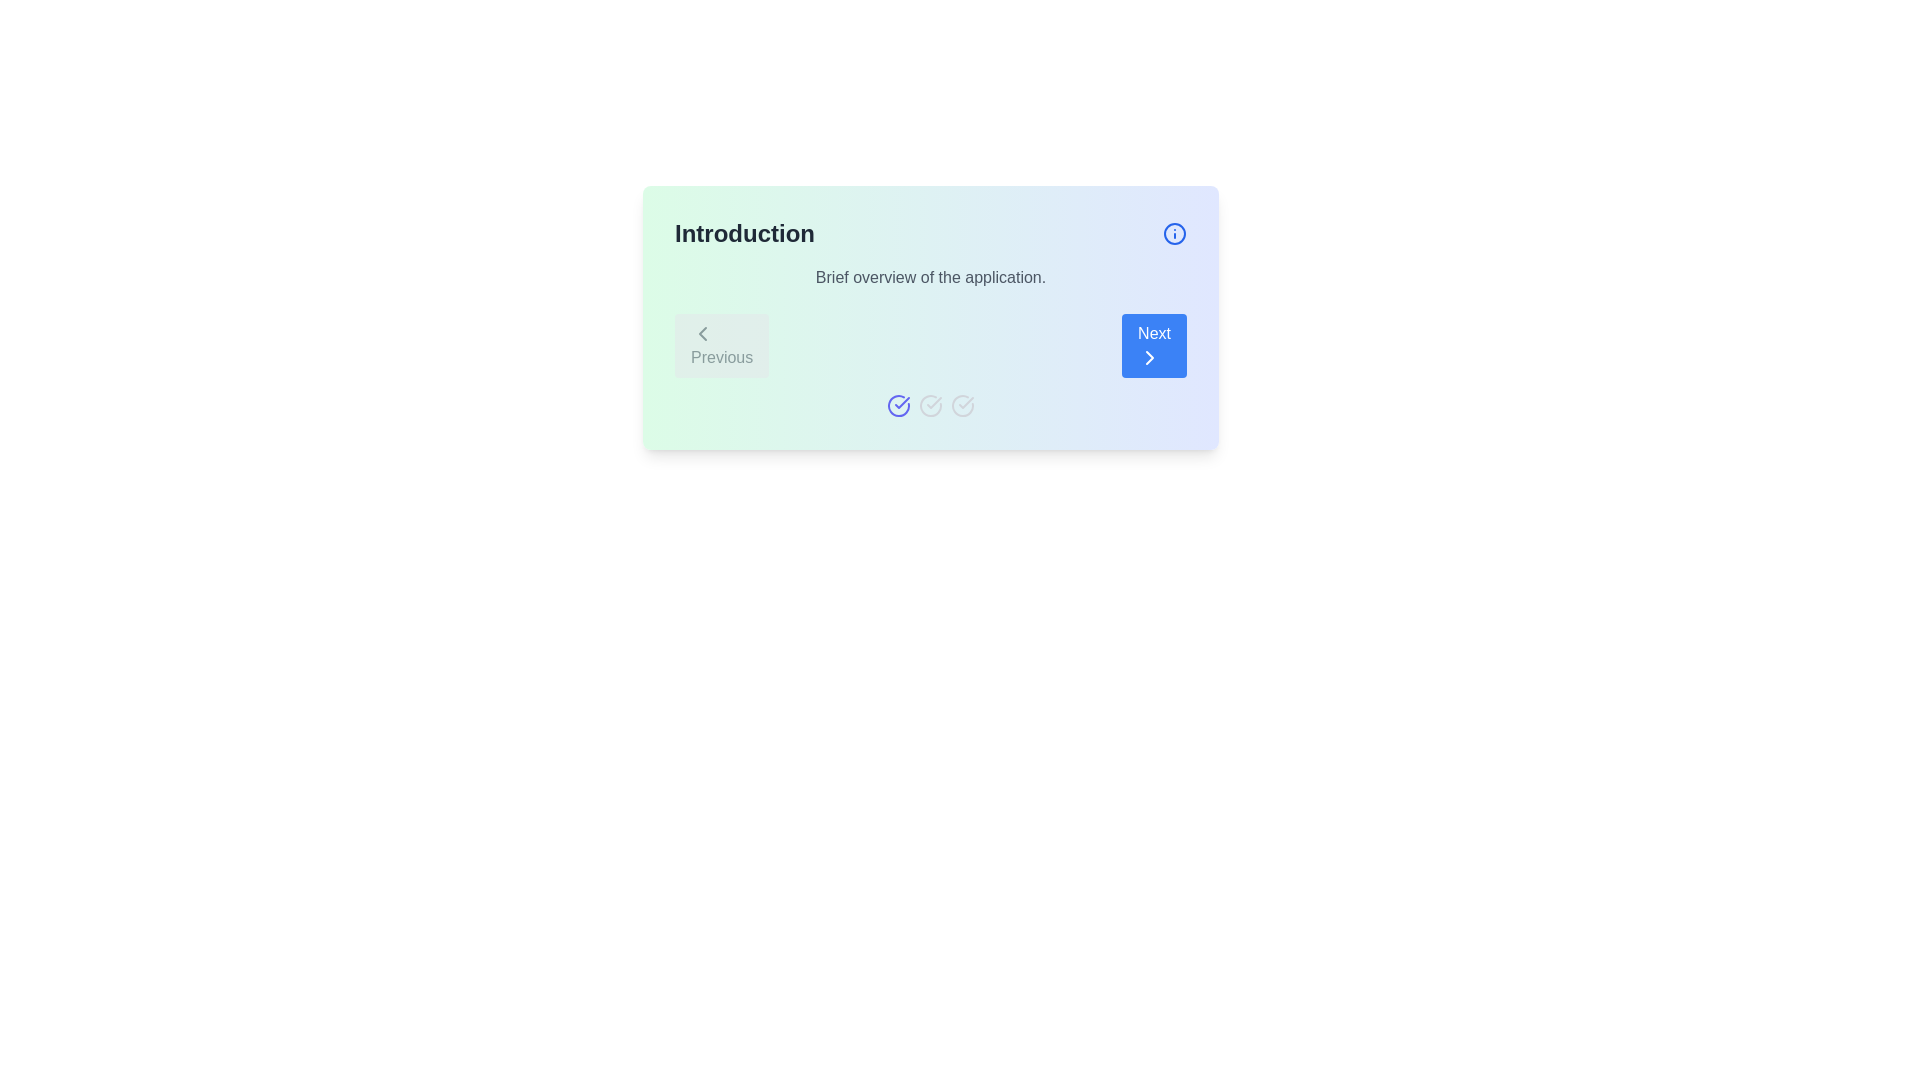  I want to click on the informational icon in the top-right corner of the 'Introduction' header bar, so click(1175, 233).